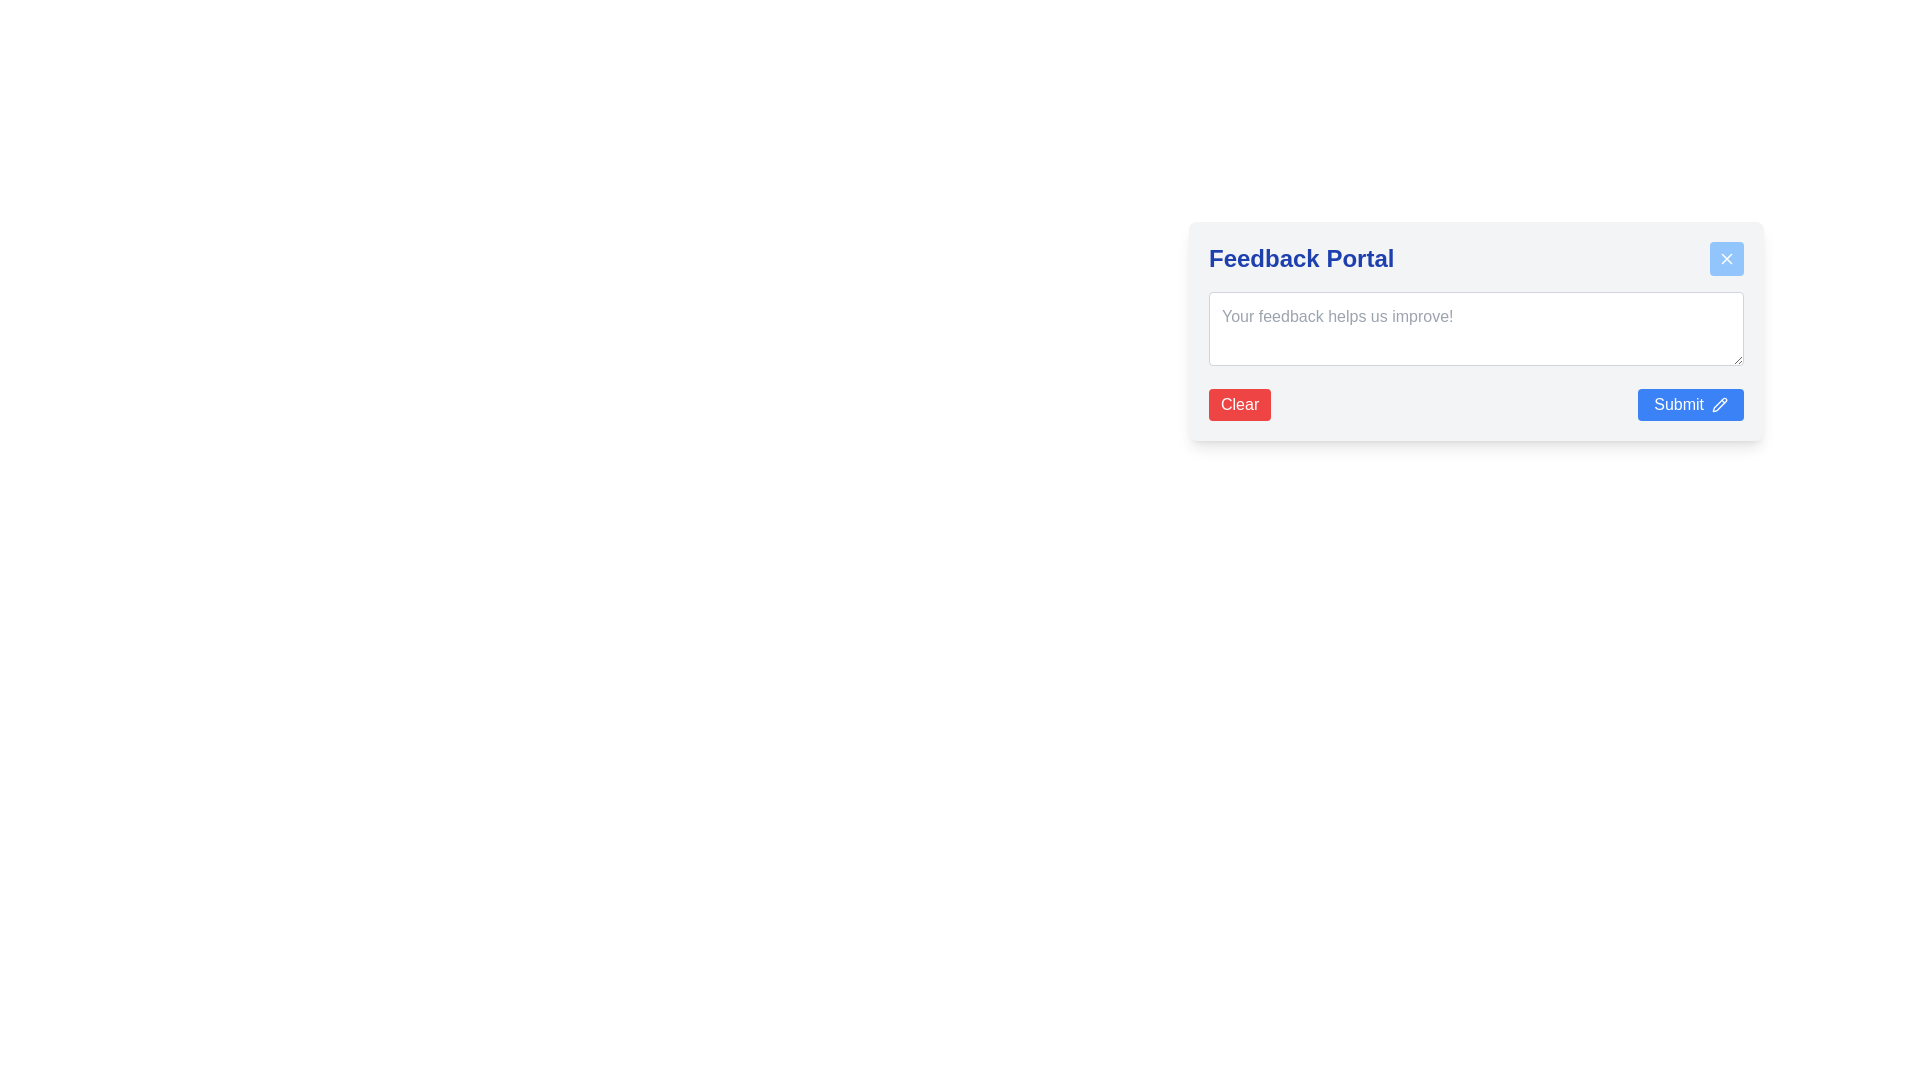 The width and height of the screenshot is (1920, 1080). What do you see at coordinates (1238, 405) in the screenshot?
I see `the 'Clear' button, which has a red background and white text, located at the bottom of the 'Feedback Portal' section` at bounding box center [1238, 405].